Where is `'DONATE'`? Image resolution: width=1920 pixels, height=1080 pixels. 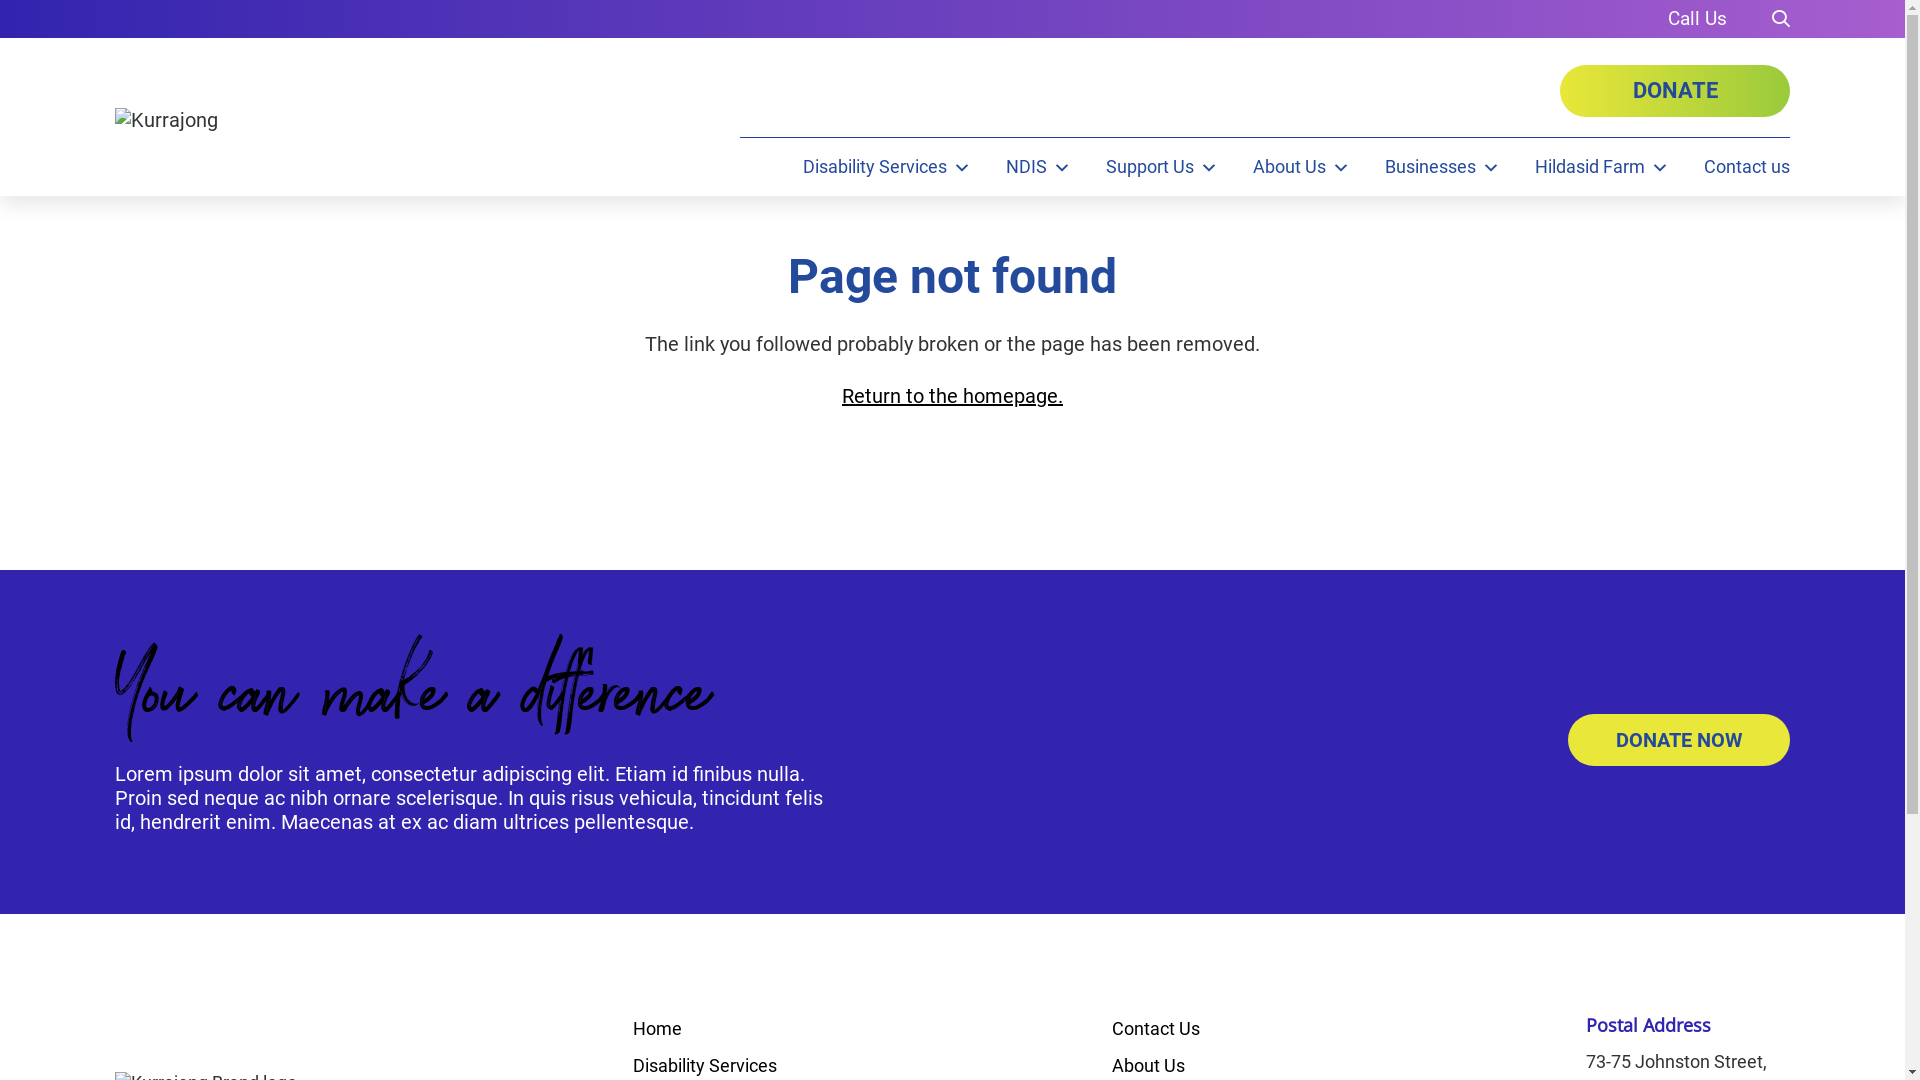 'DONATE' is located at coordinates (1675, 91).